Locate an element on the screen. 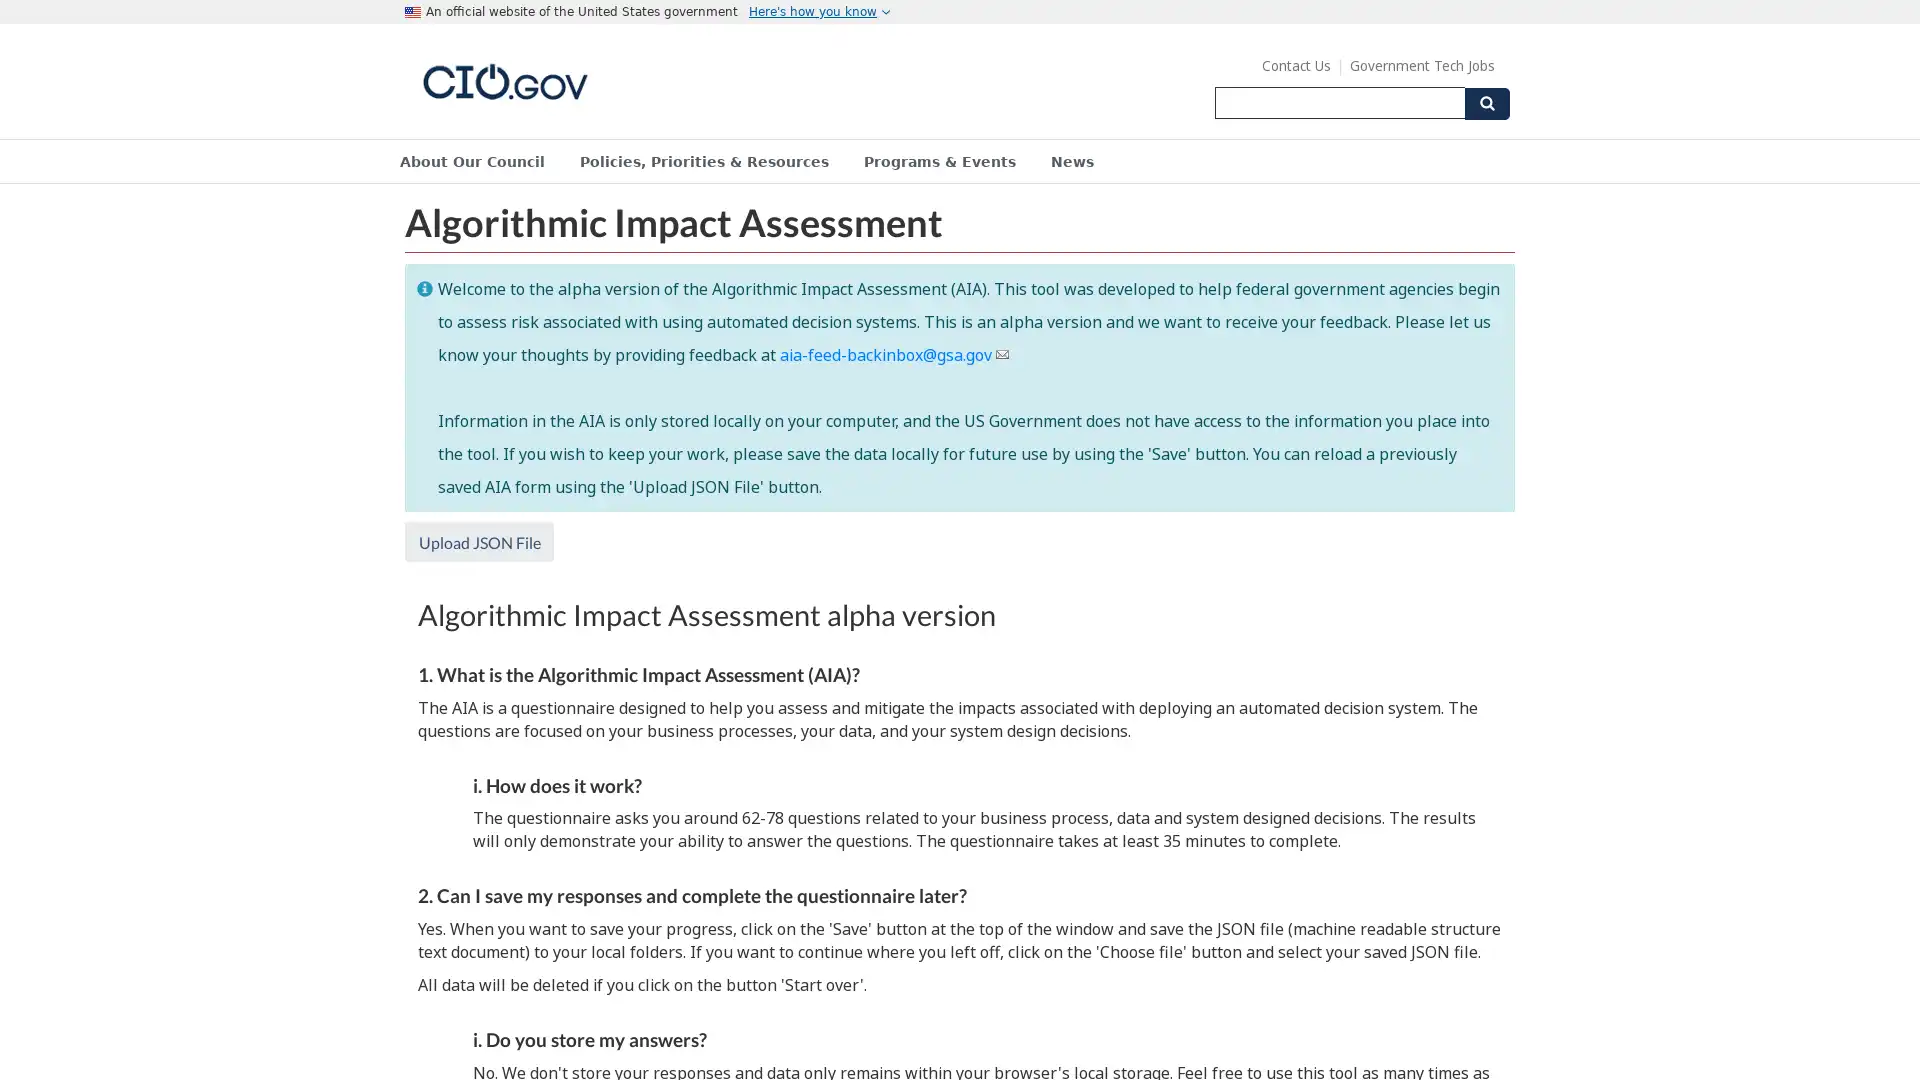 This screenshot has height=1080, width=1920. Programs & Events is located at coordinates (905, 160).